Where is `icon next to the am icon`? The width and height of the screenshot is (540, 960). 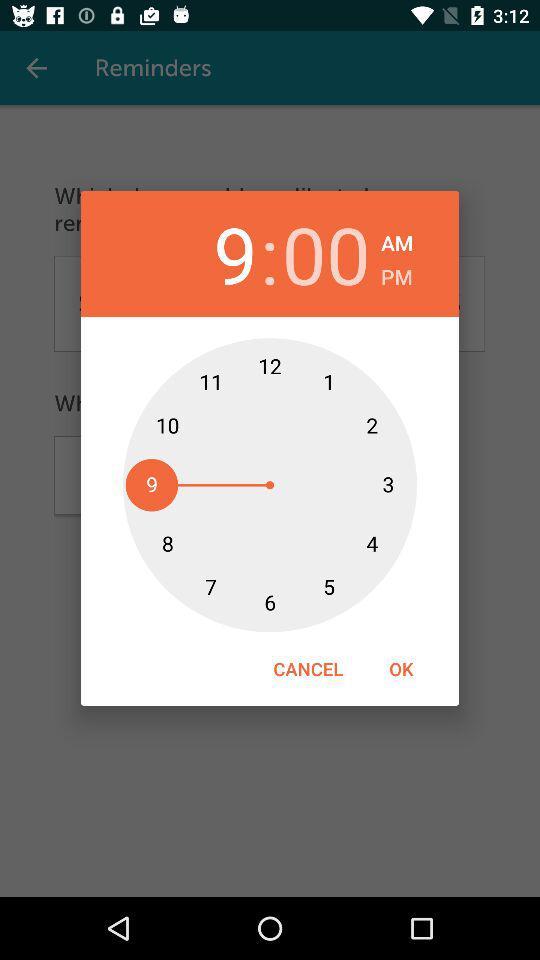
icon next to the am icon is located at coordinates (326, 253).